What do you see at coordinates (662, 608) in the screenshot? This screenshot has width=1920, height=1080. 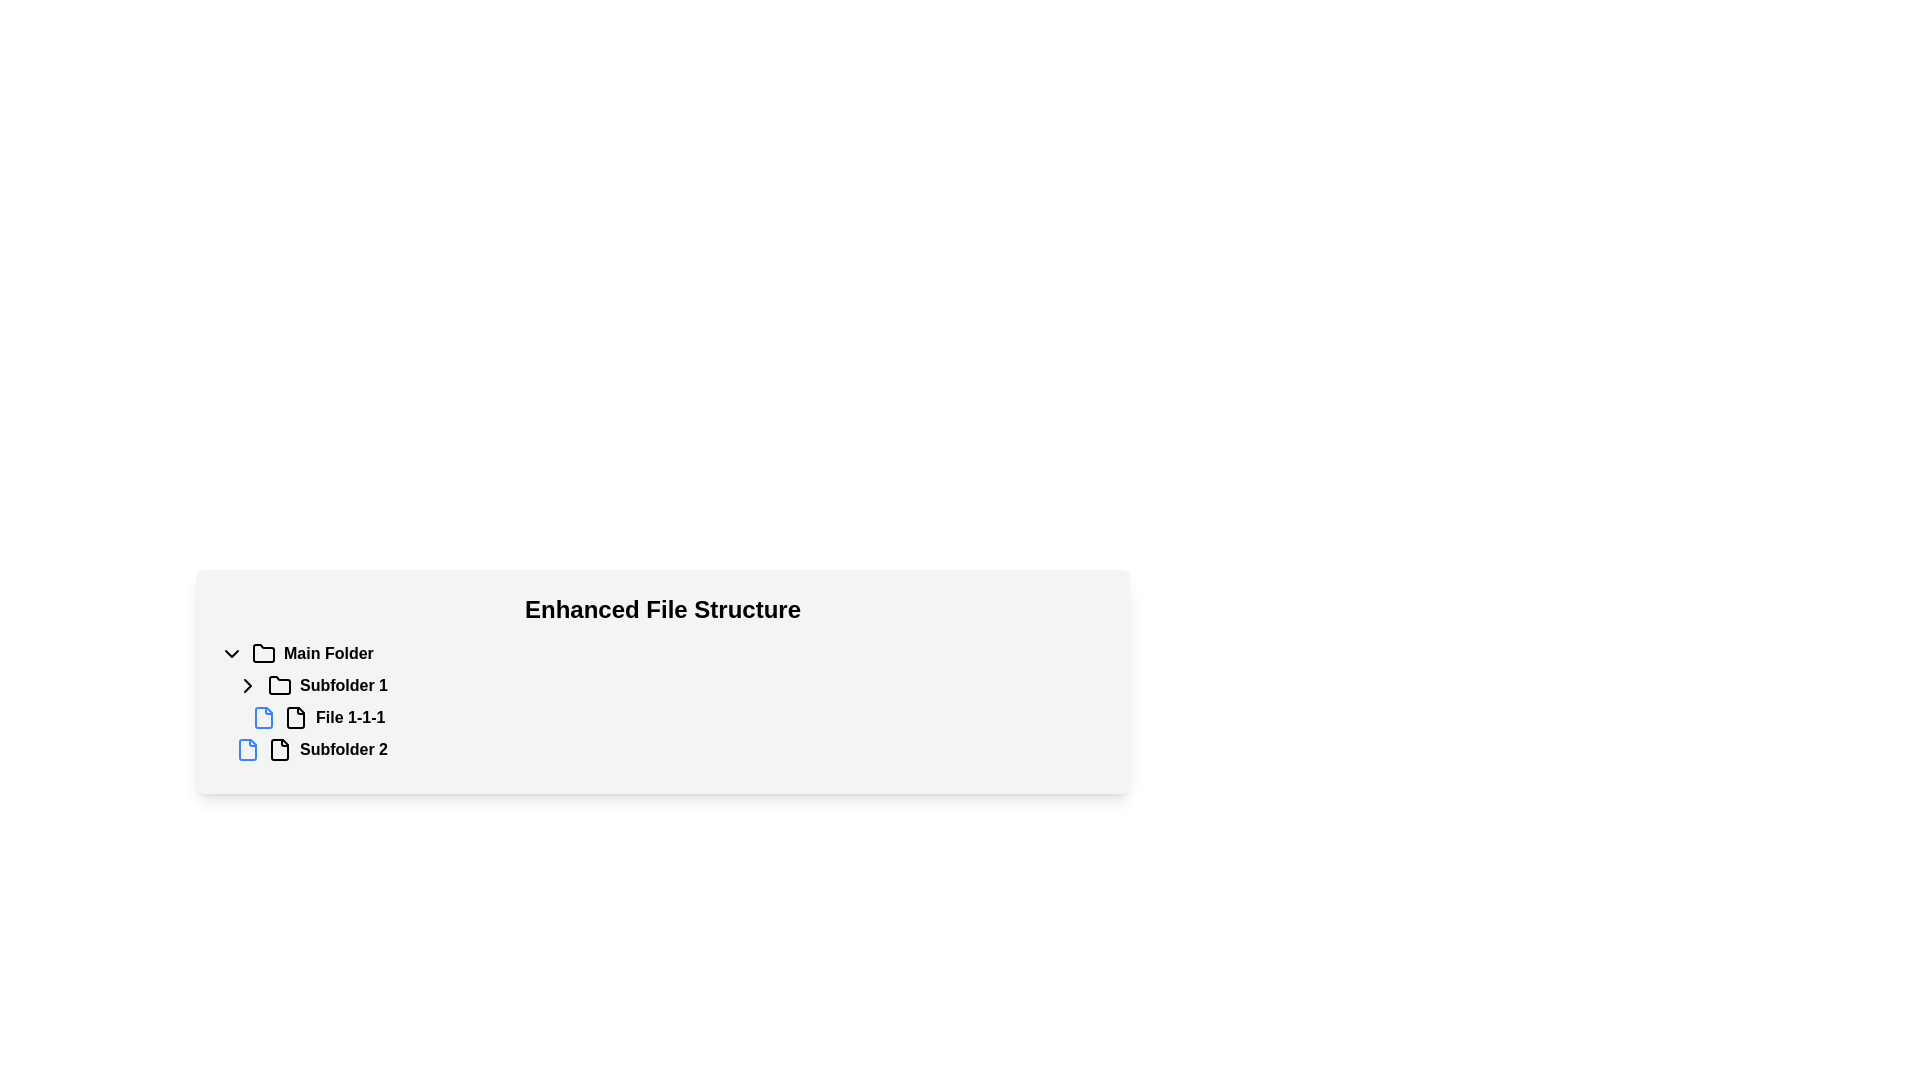 I see `the text label reading 'Enhanced File Structure' located at the top of the light gray panel` at bounding box center [662, 608].